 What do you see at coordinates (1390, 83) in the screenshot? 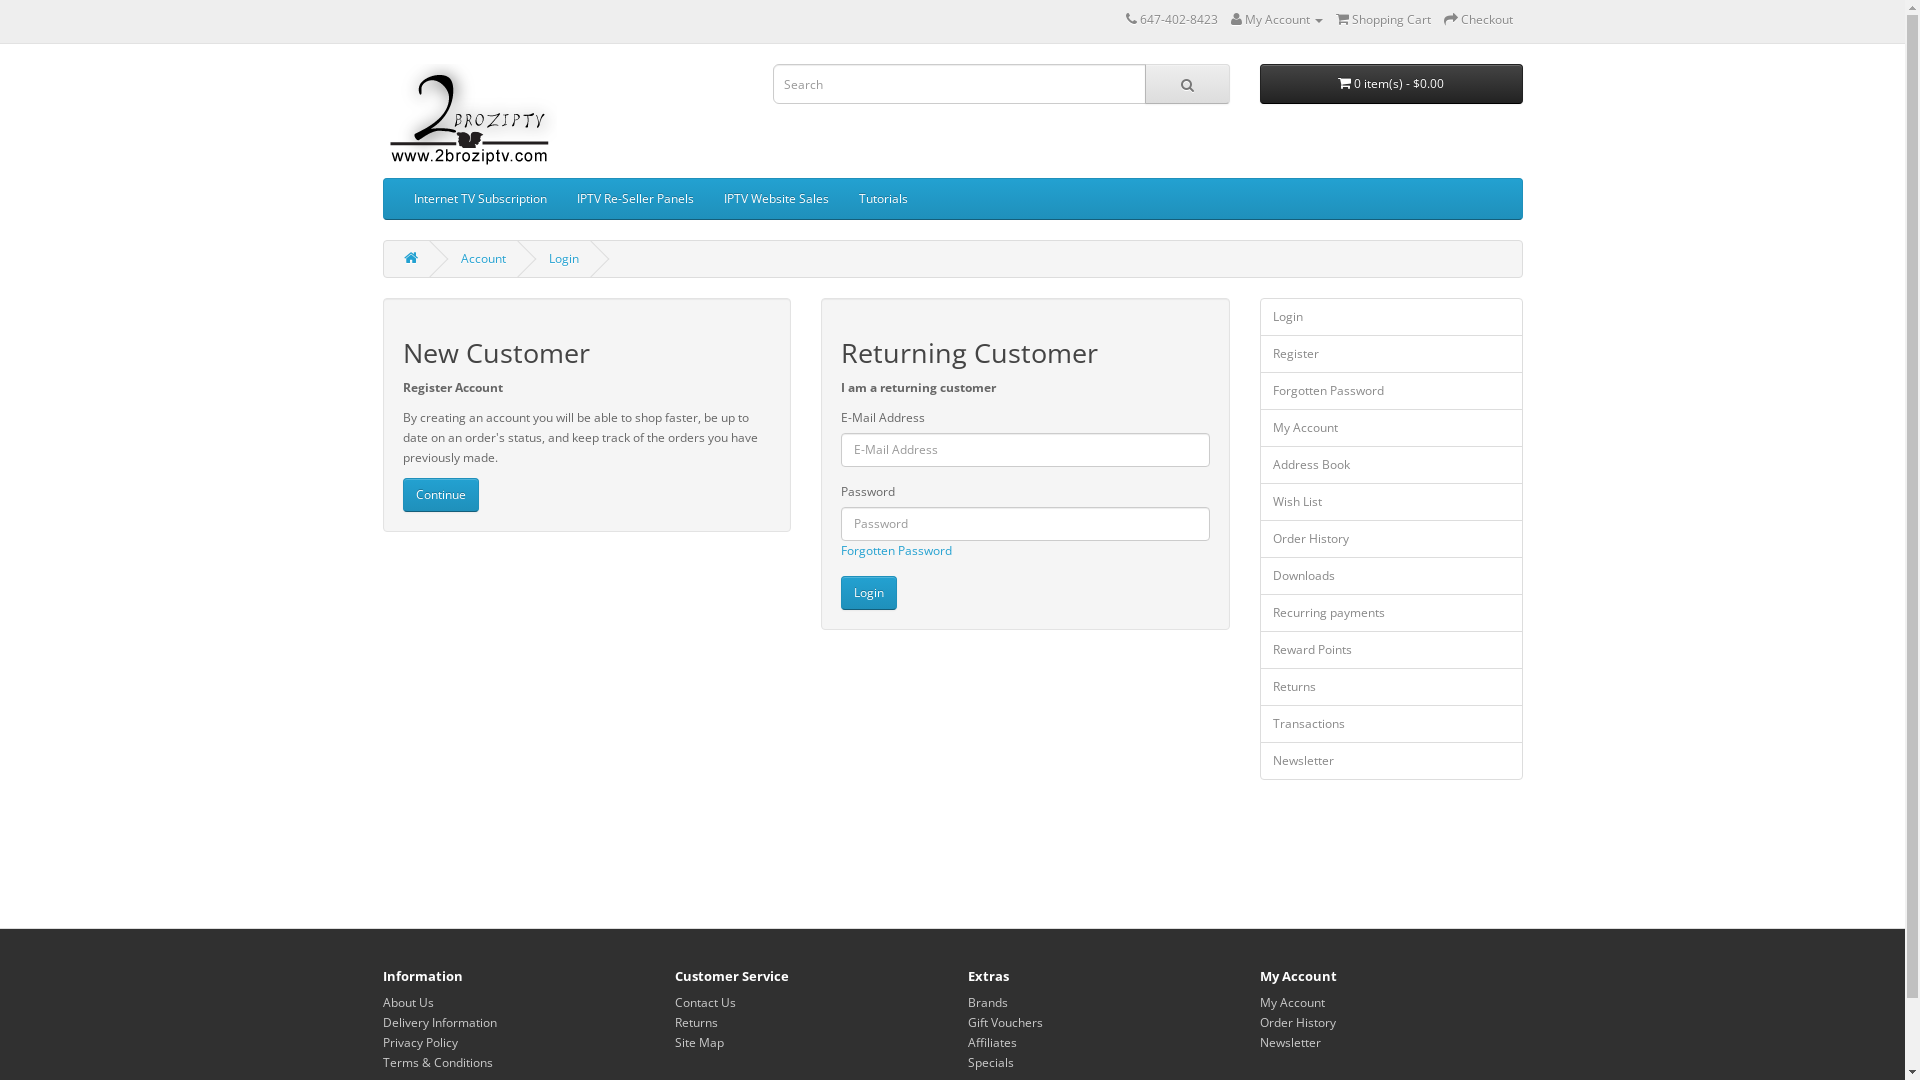
I see `'0 item(s) - $0.00'` at bounding box center [1390, 83].